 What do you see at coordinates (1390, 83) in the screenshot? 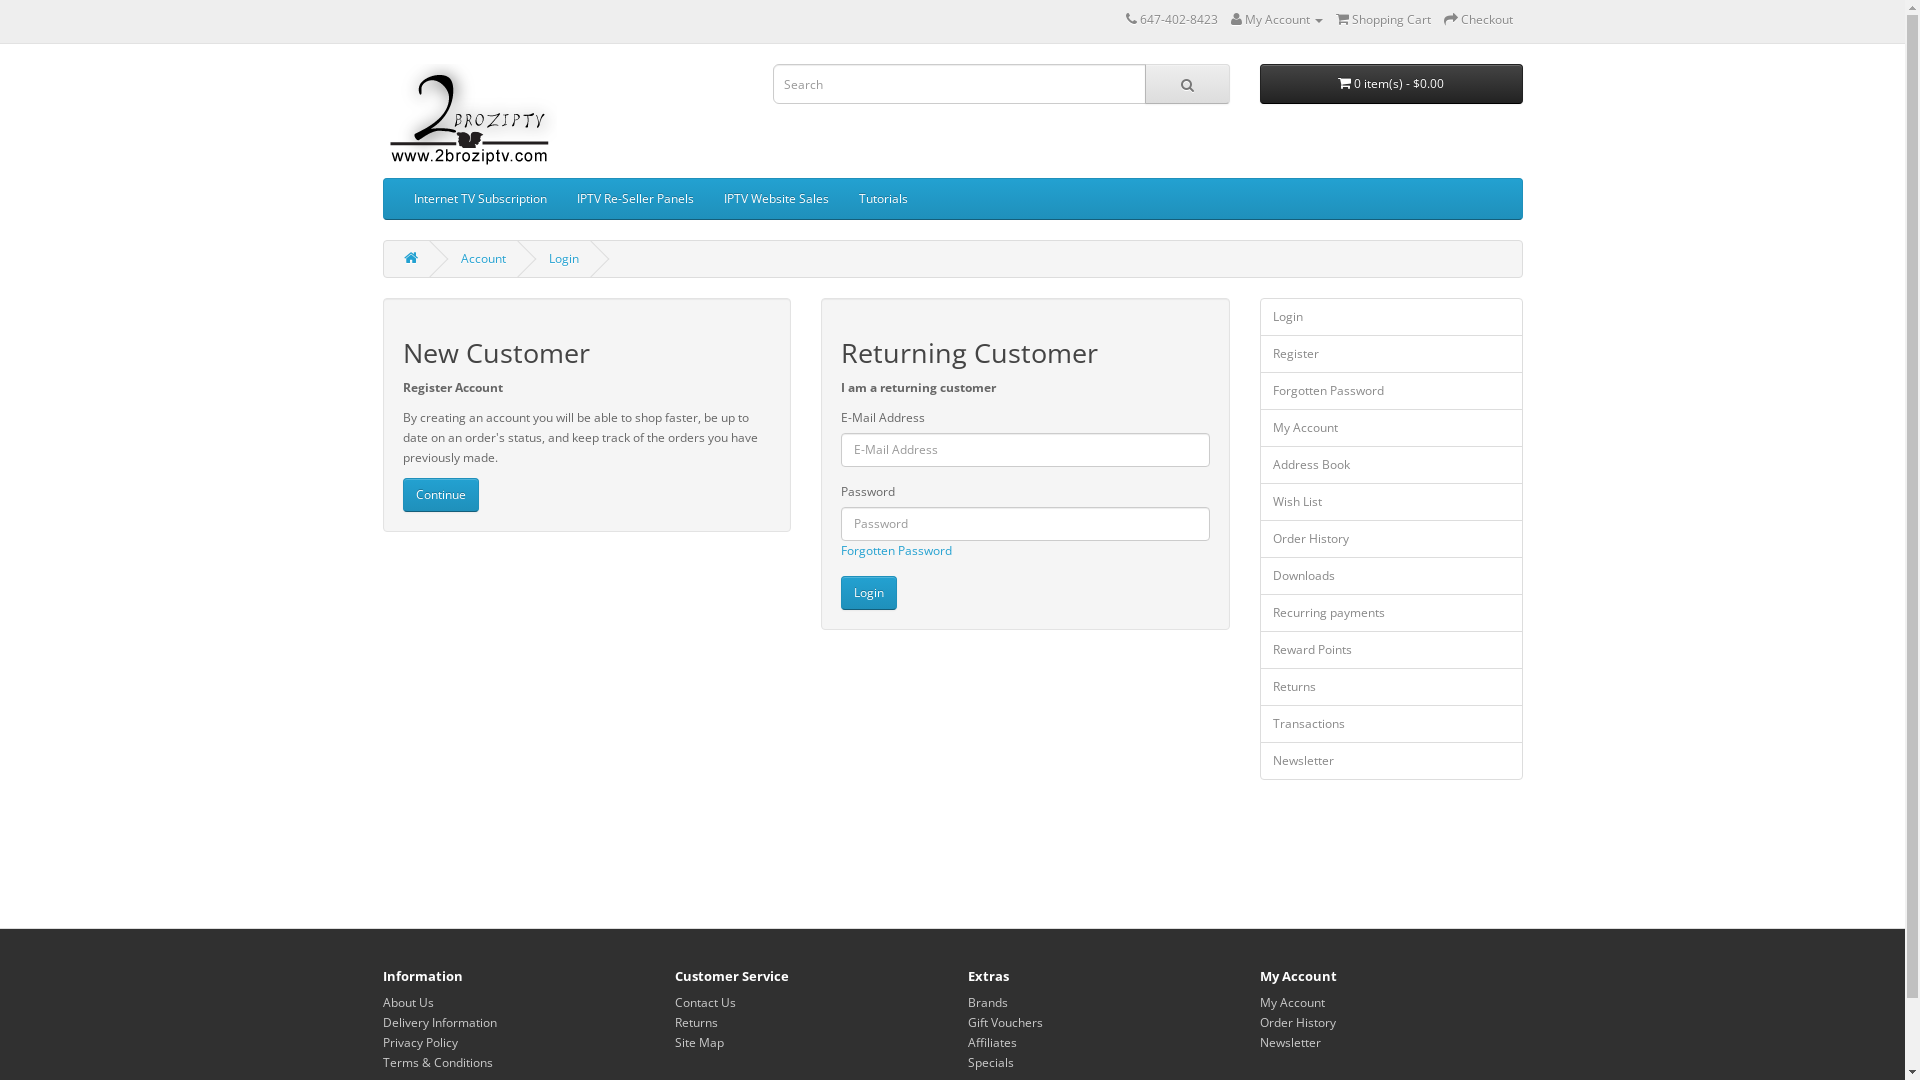
I see `'0 item(s) - $0.00'` at bounding box center [1390, 83].